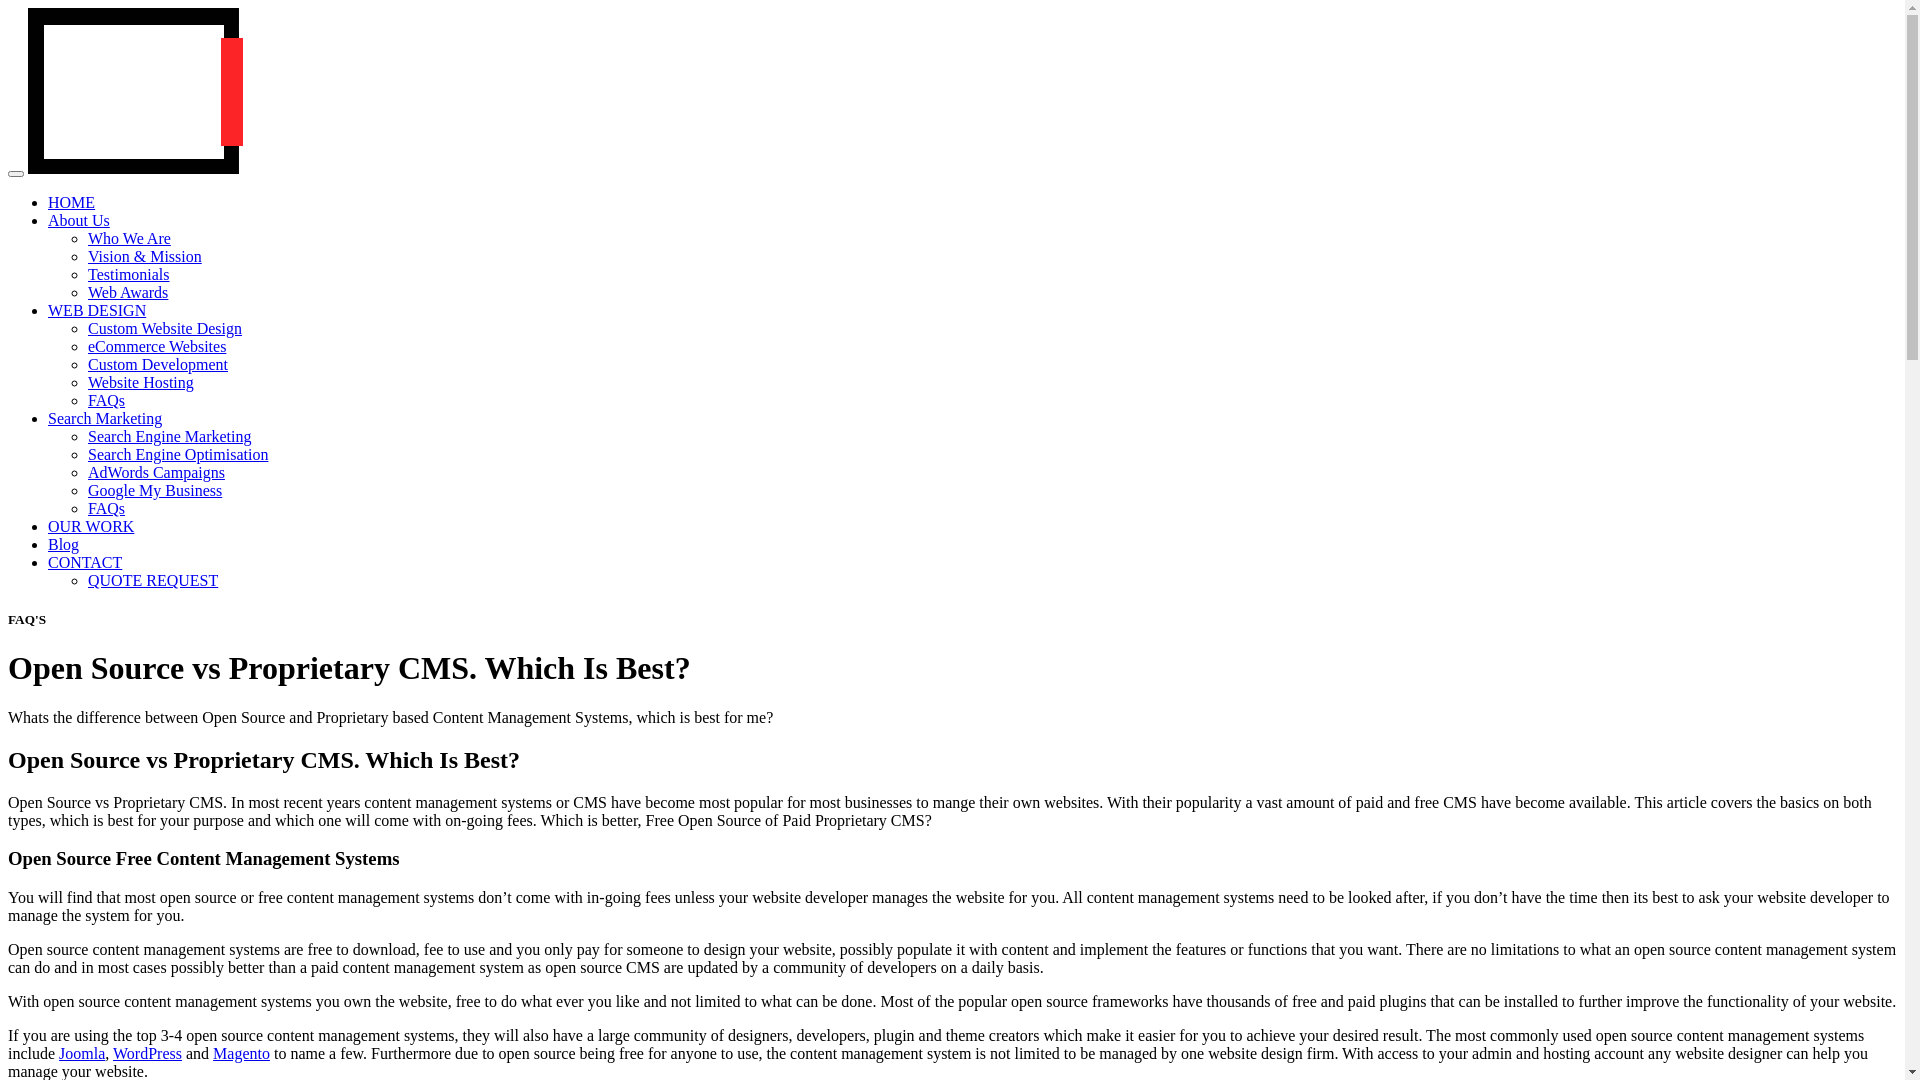 This screenshot has width=1920, height=1080. Describe the element at coordinates (157, 364) in the screenshot. I see `'Custom Development'` at that location.